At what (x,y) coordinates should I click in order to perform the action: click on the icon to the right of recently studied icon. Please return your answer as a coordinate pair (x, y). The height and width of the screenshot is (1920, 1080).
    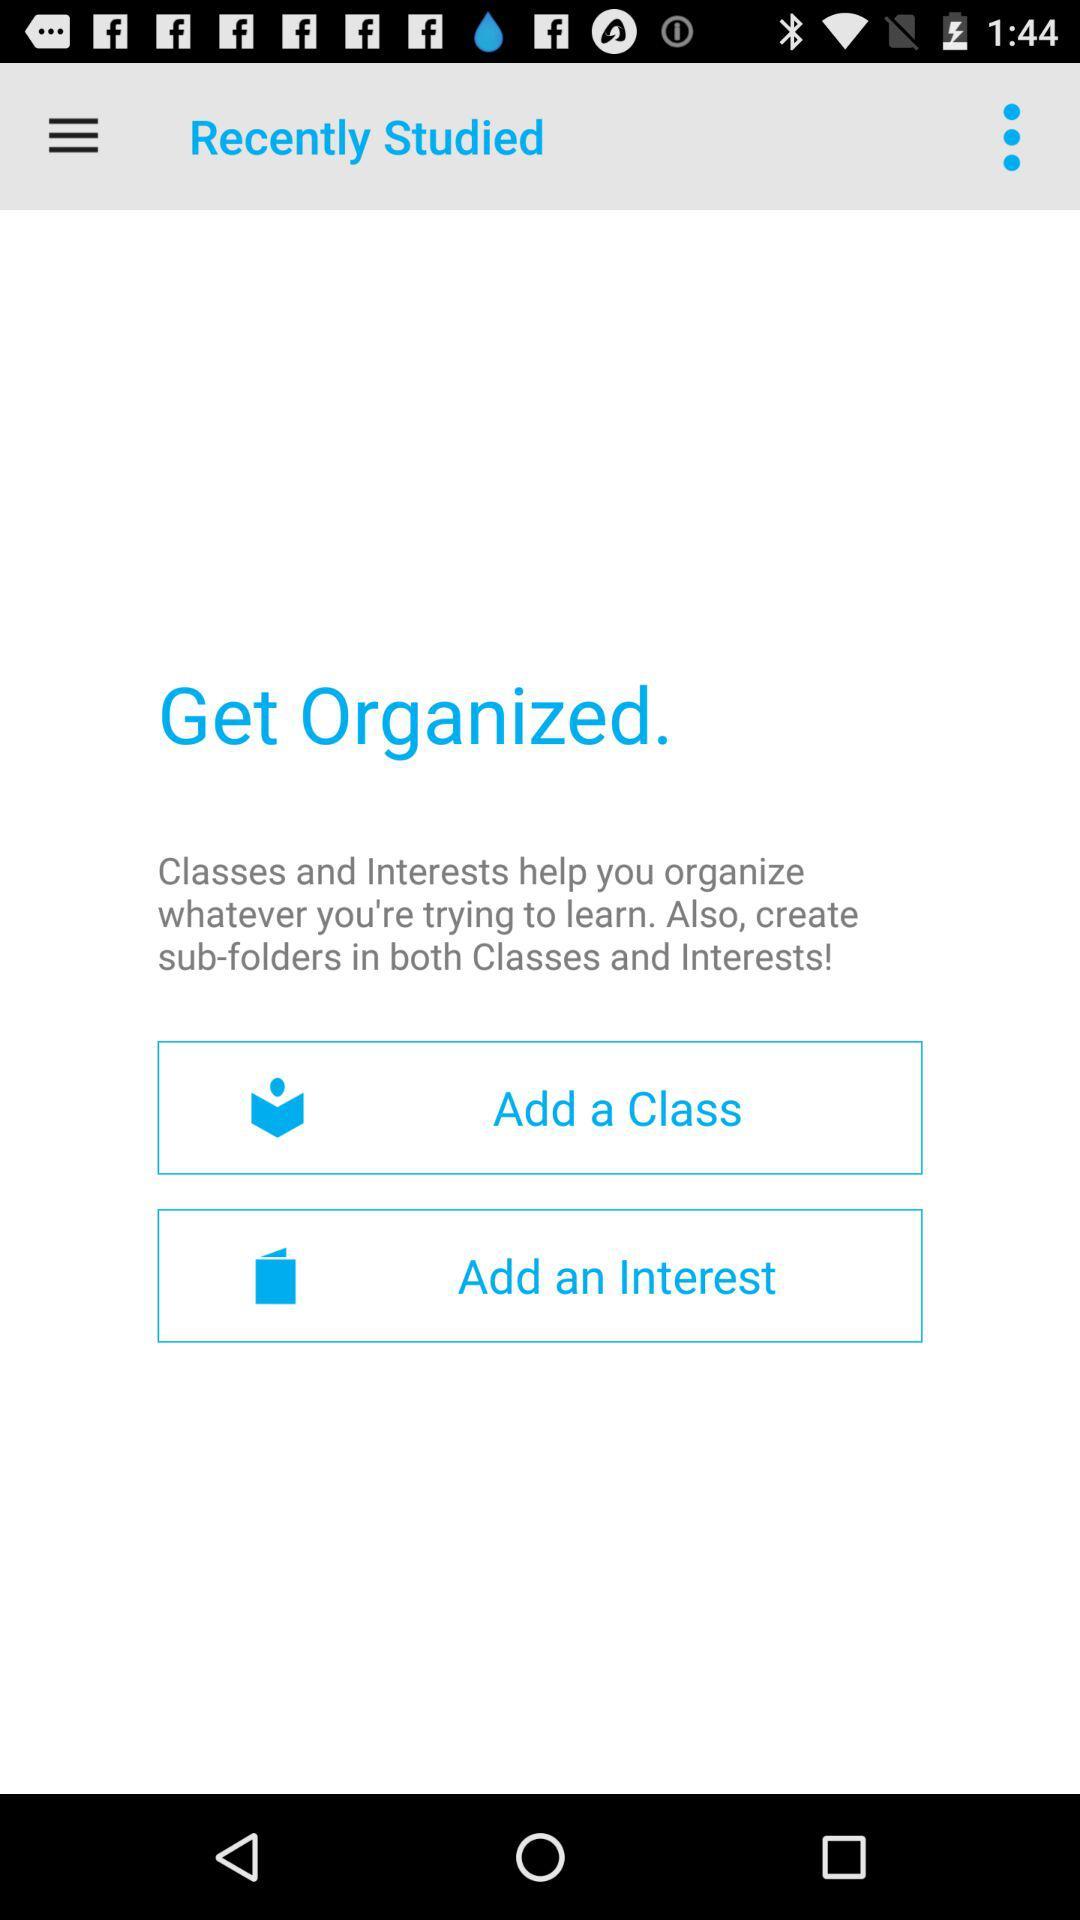
    Looking at the image, I should click on (1017, 135).